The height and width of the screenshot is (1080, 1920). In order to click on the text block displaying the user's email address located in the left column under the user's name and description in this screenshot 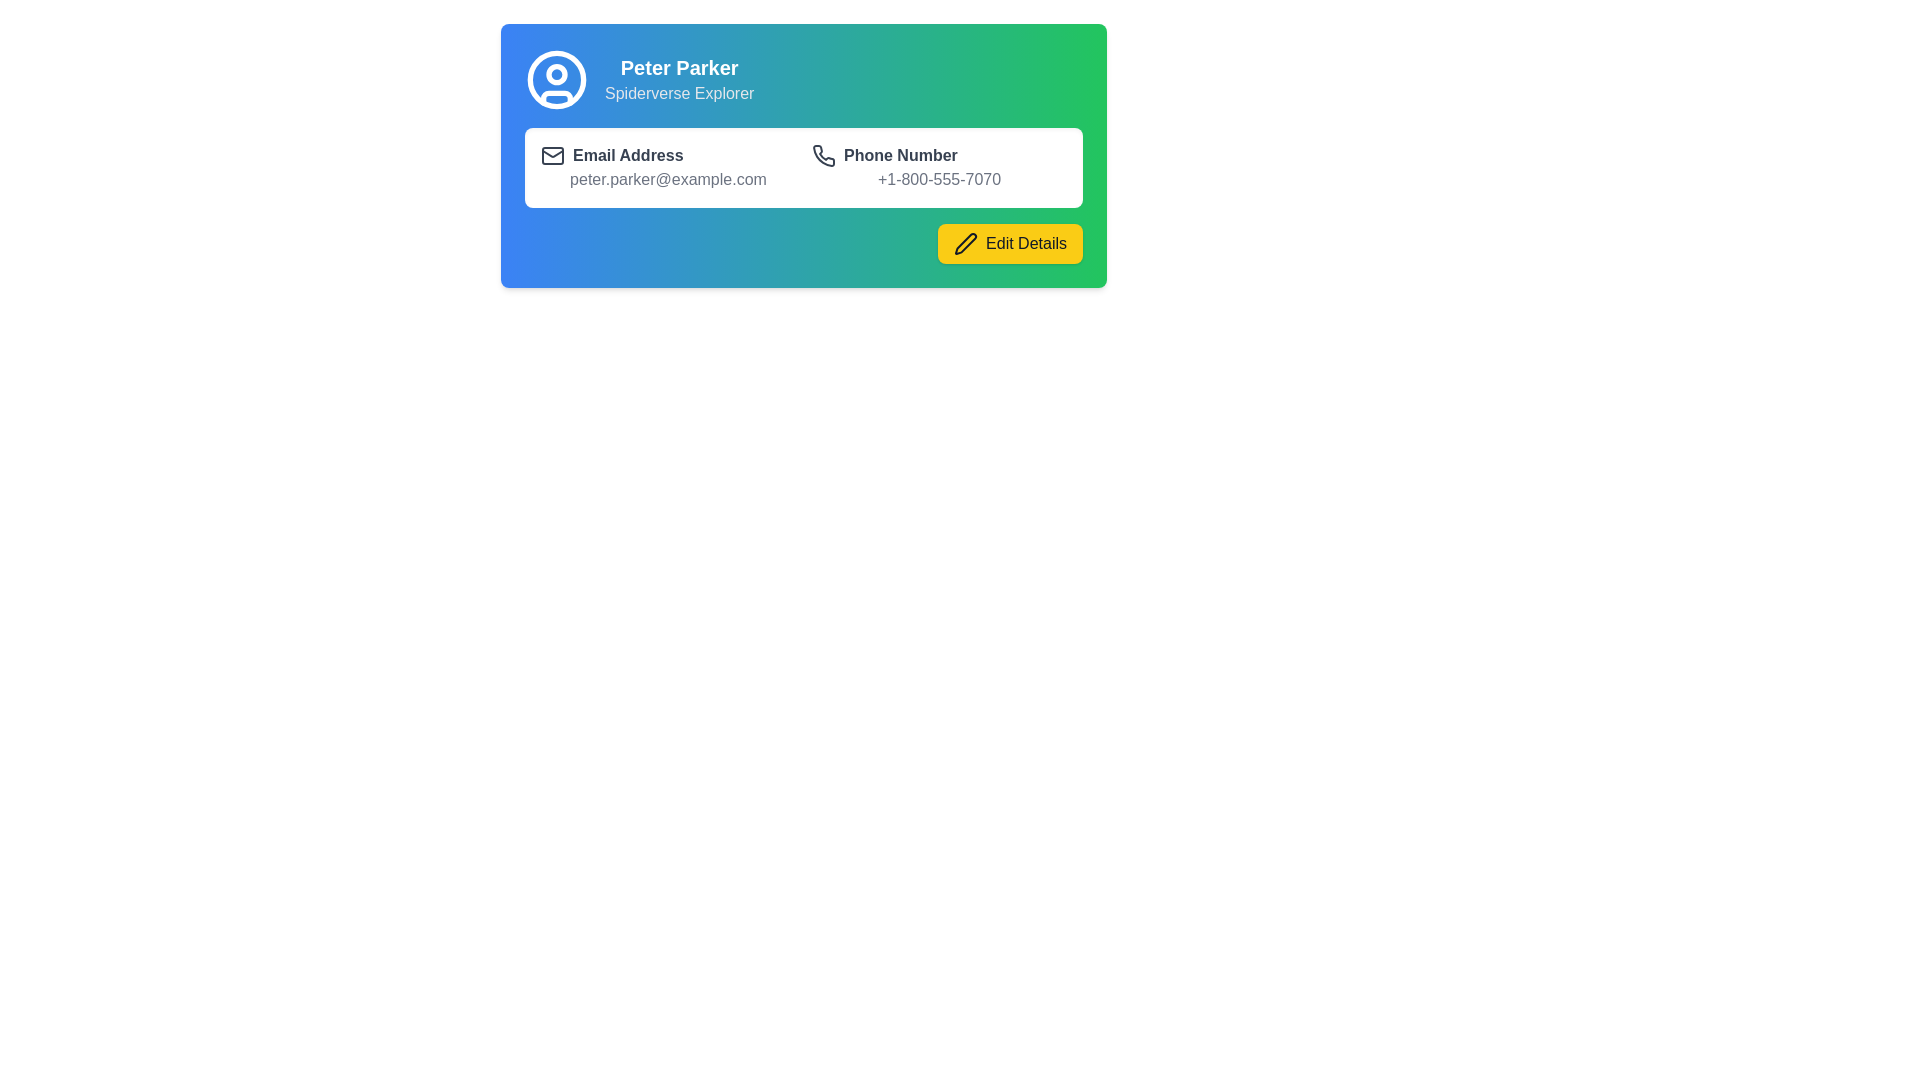, I will do `click(668, 167)`.